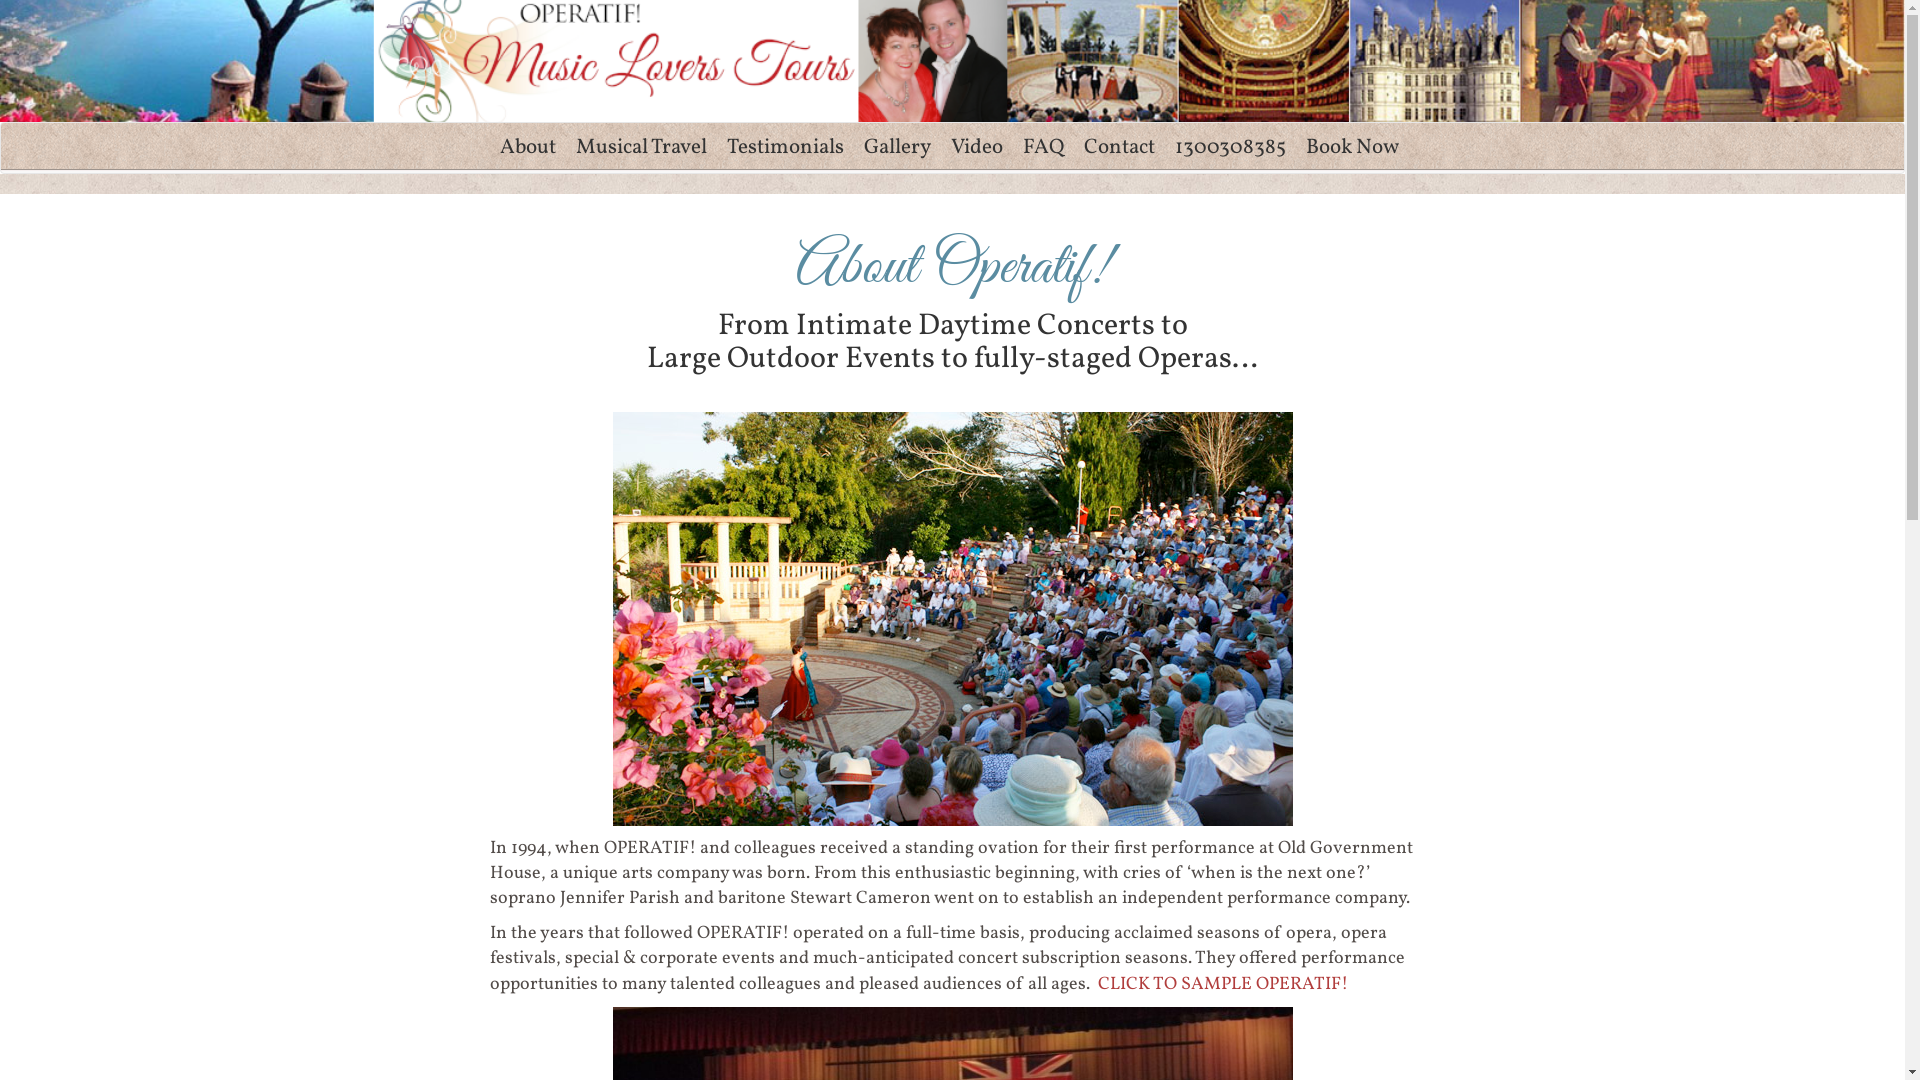  I want to click on 'Gallery', so click(896, 146).